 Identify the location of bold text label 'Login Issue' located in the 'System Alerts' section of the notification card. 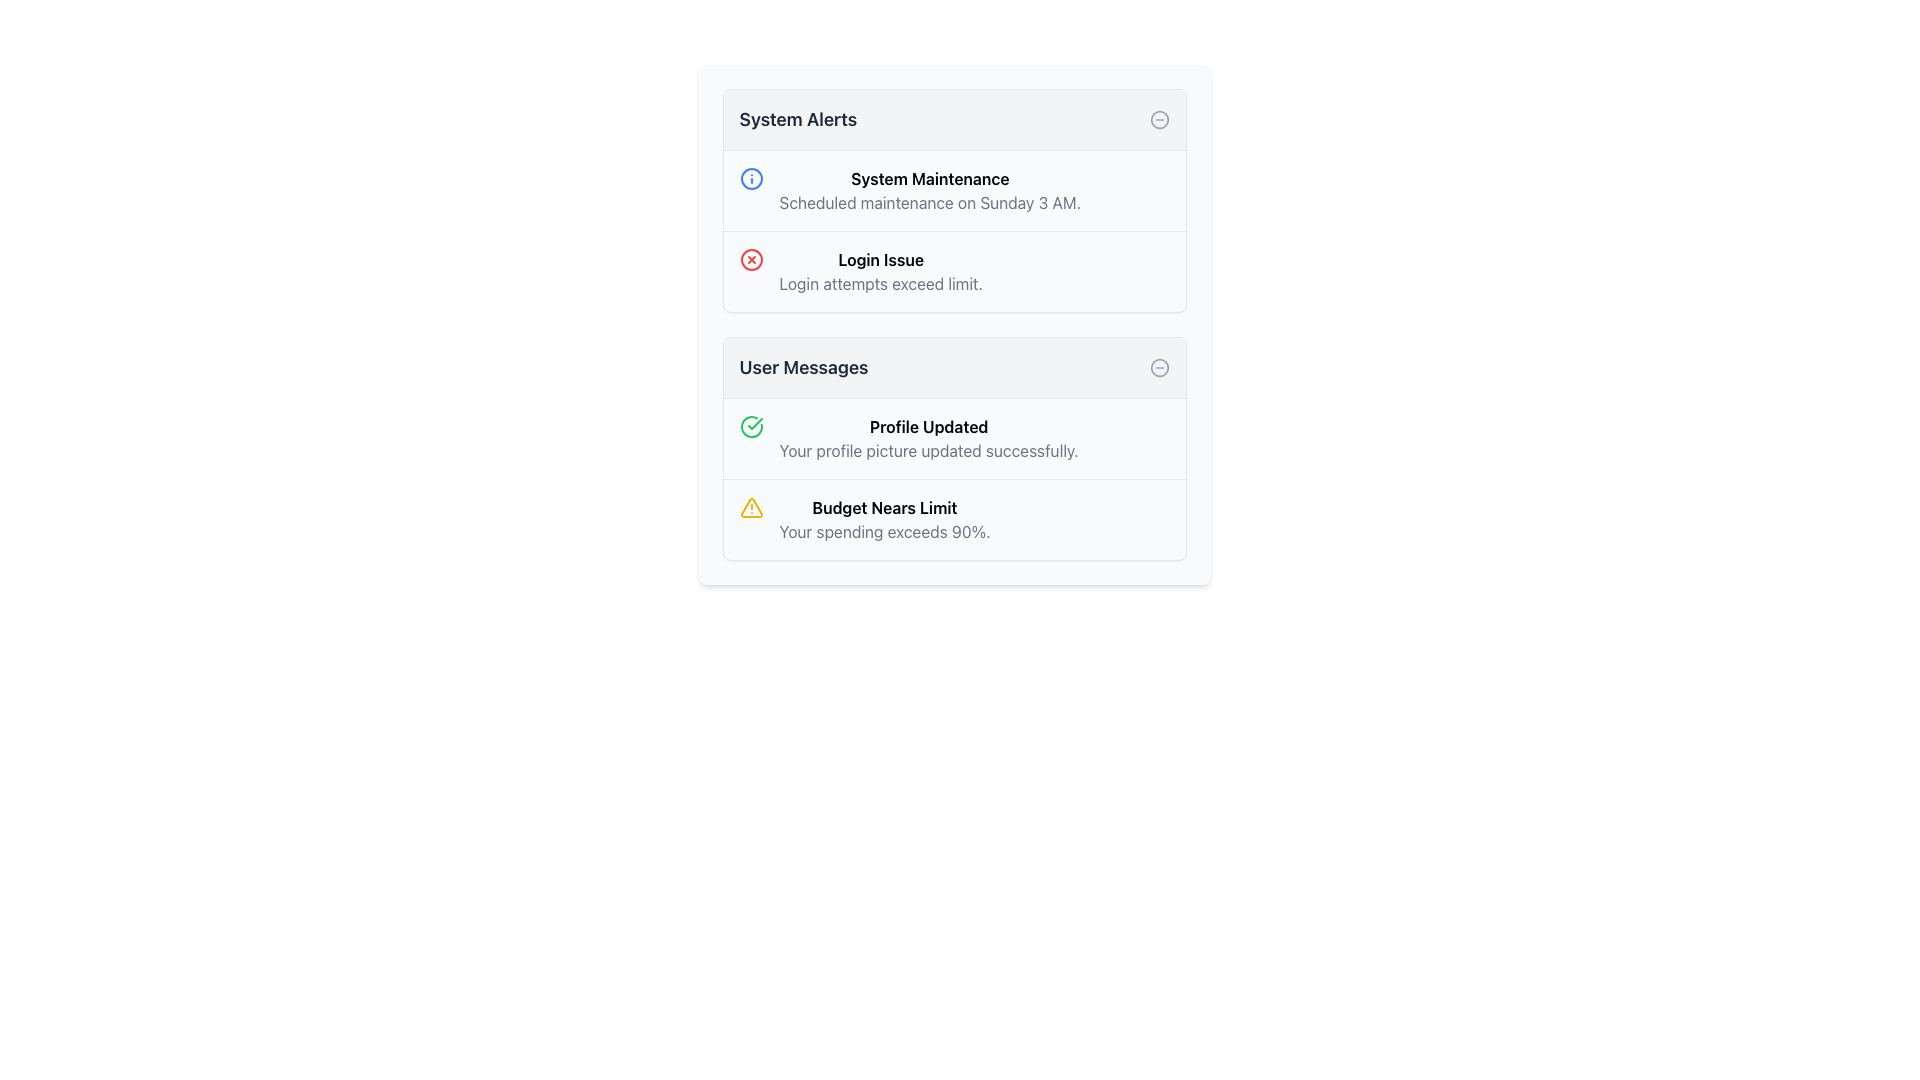
(880, 258).